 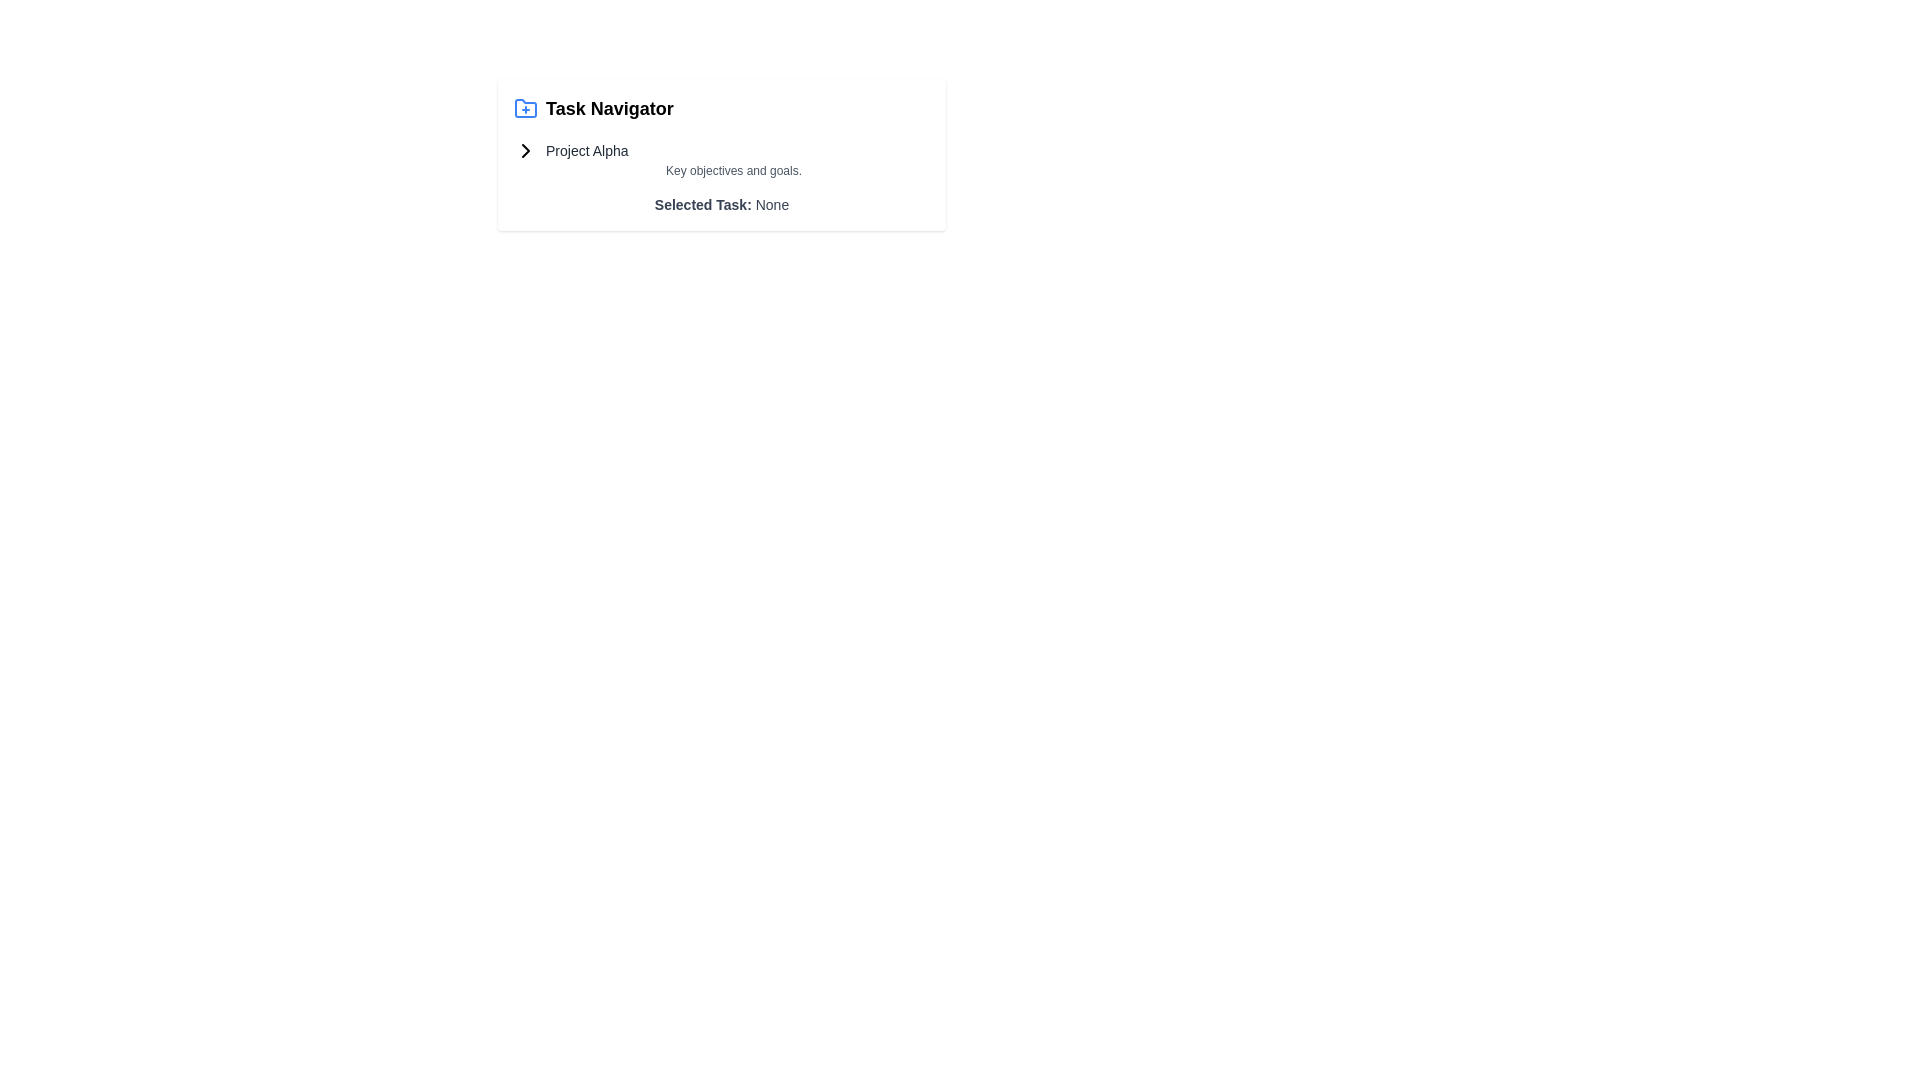 I want to click on the chevron icon pointing to the right, located to the left of the 'Project Alpha' text label, so click(x=526, y=149).